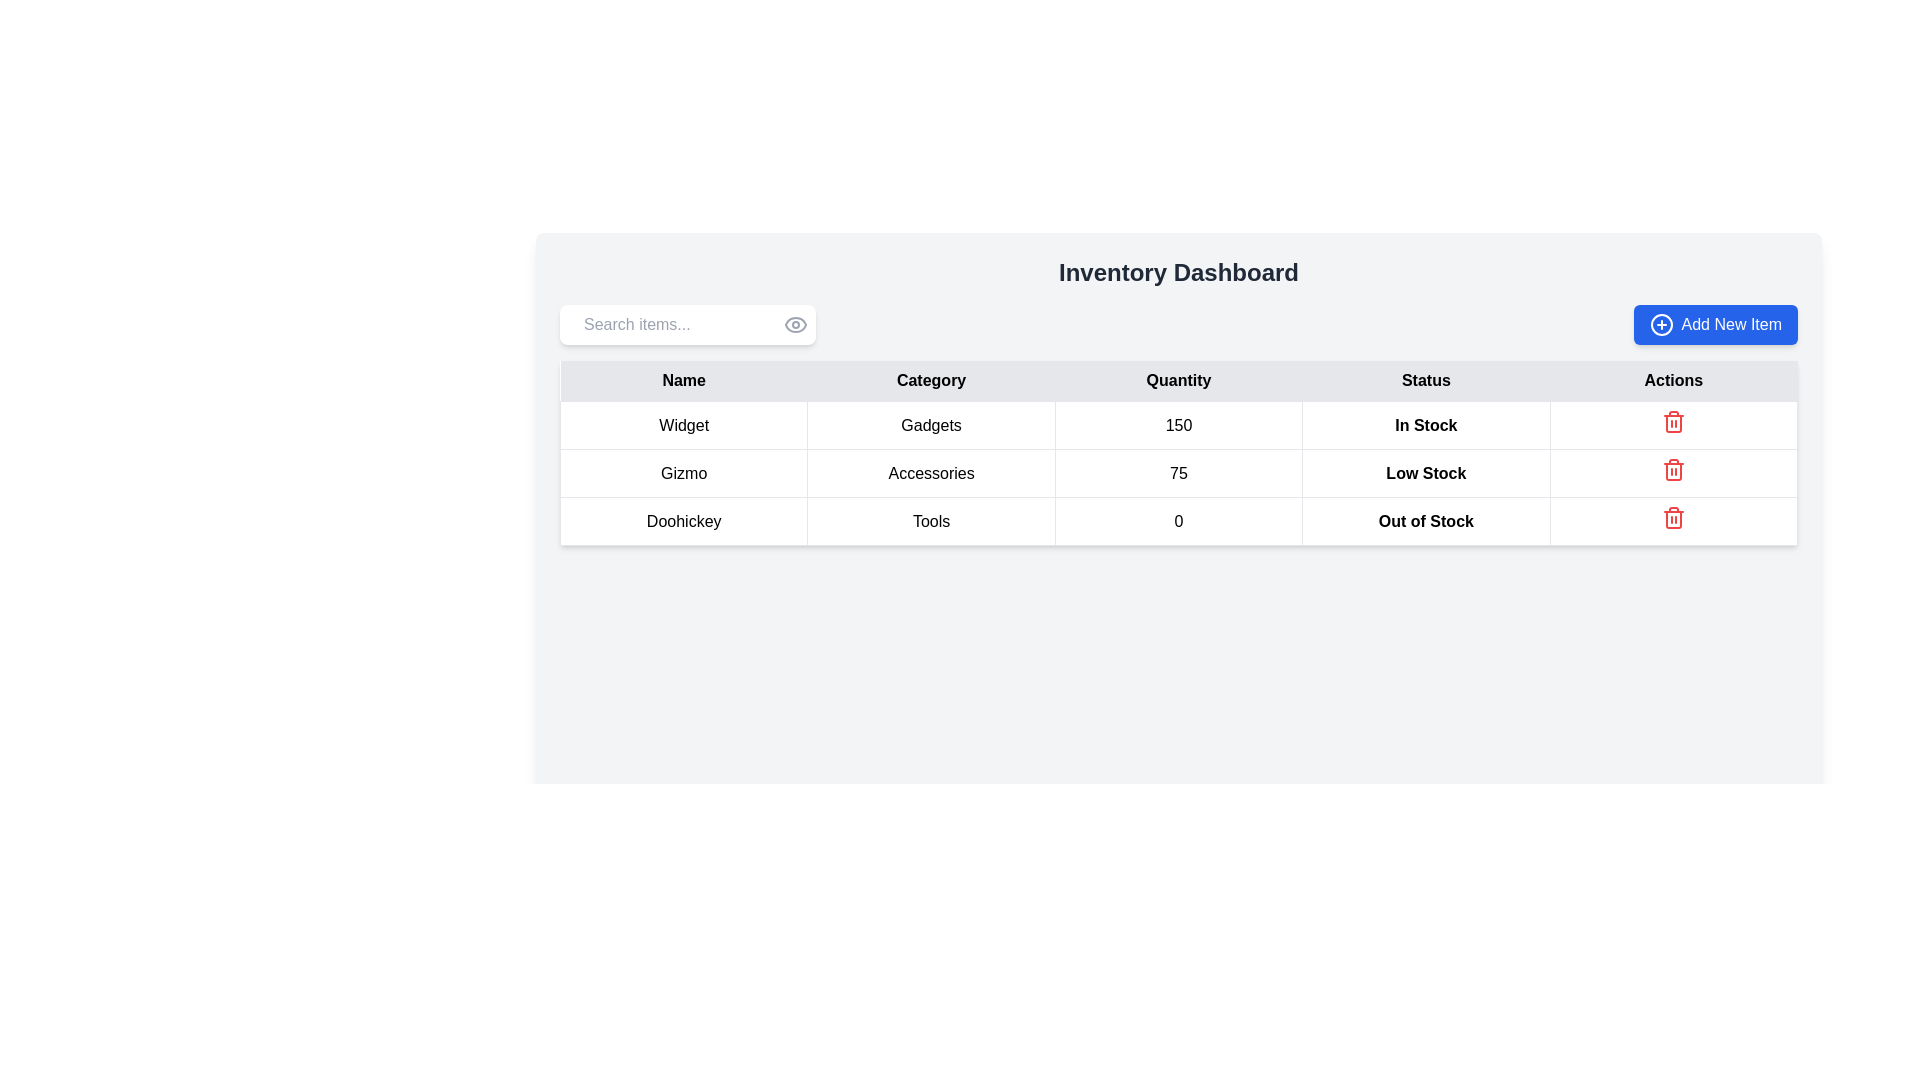 The image size is (1920, 1080). What do you see at coordinates (1179, 473) in the screenshot?
I see `the static text label displaying the quantity value of 75 units for the item 'Gizmo' in the 'Accessories' category, located in the third cell of the second row under the 'Quantity' header` at bounding box center [1179, 473].